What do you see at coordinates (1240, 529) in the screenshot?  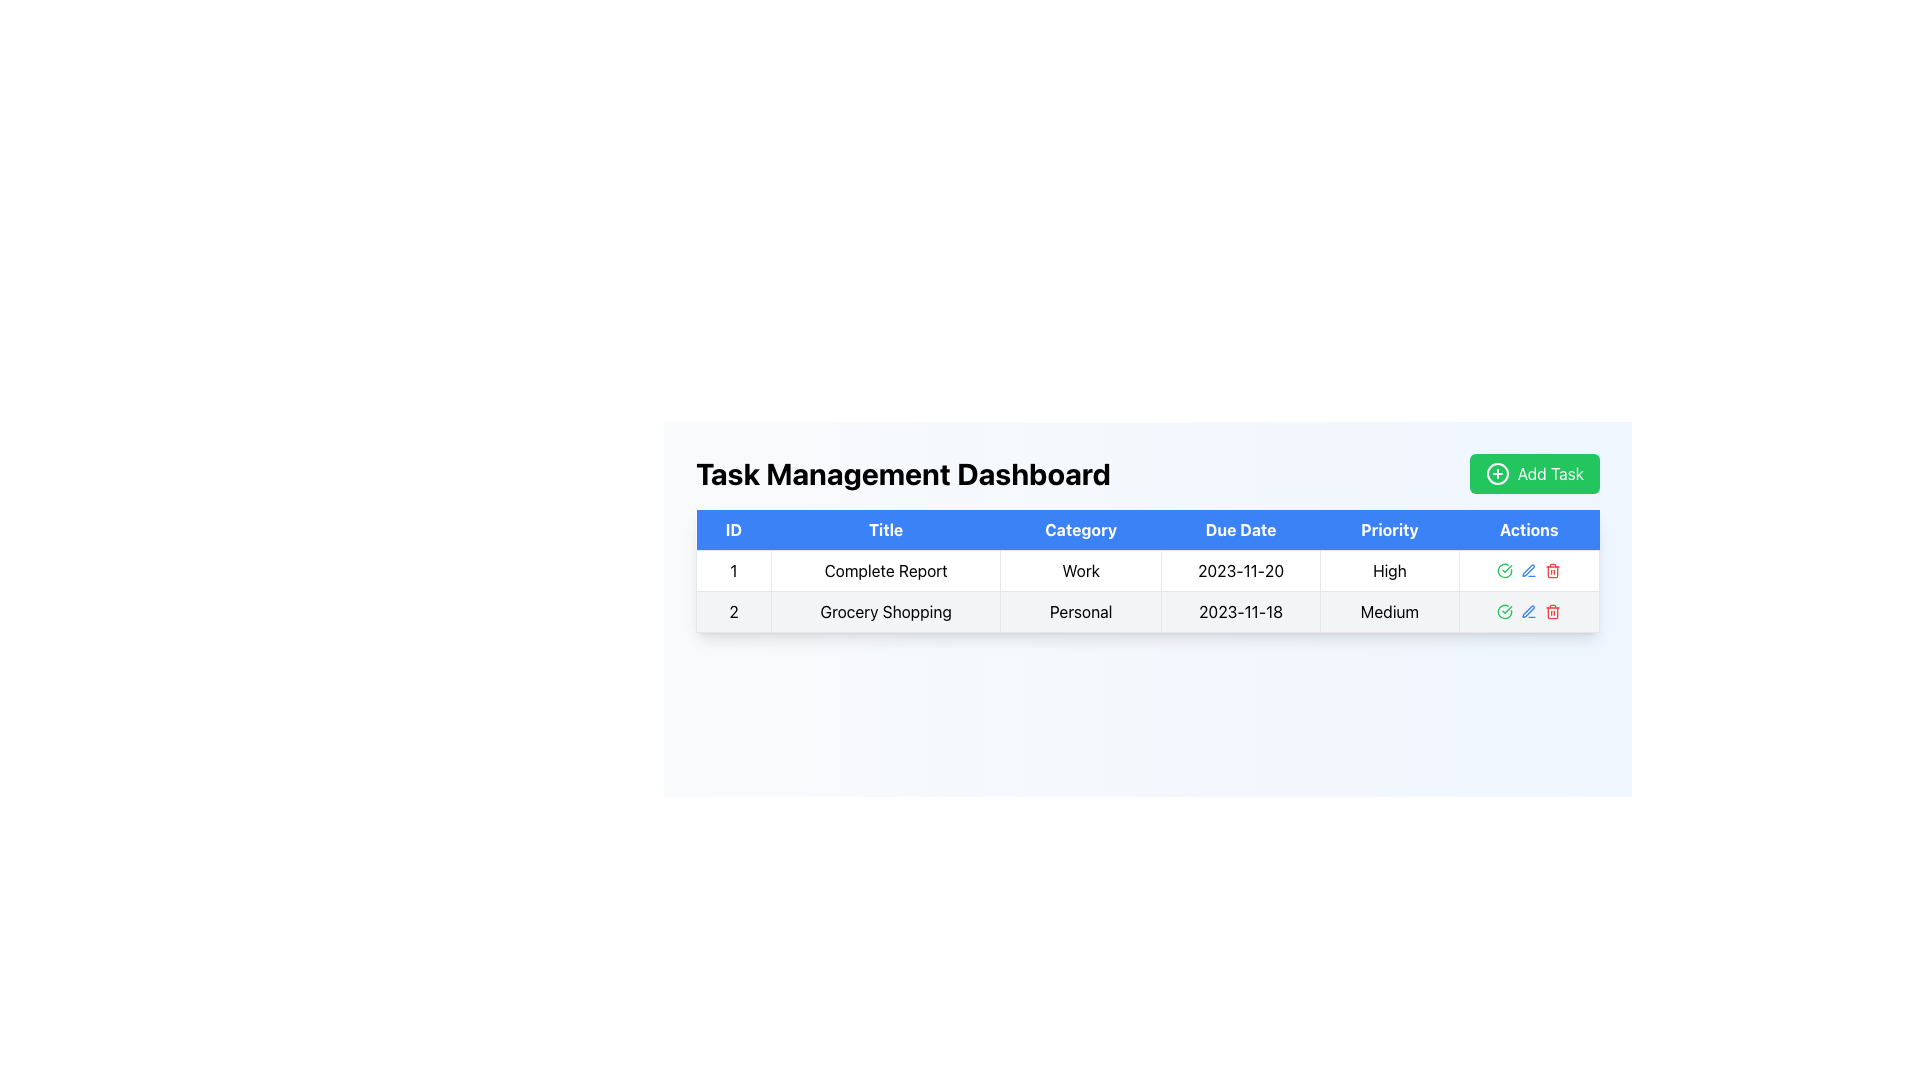 I see `the 'Due Date' text label, which is displayed in bold white font against a blue background and is the fourth header in a table layout` at bounding box center [1240, 529].